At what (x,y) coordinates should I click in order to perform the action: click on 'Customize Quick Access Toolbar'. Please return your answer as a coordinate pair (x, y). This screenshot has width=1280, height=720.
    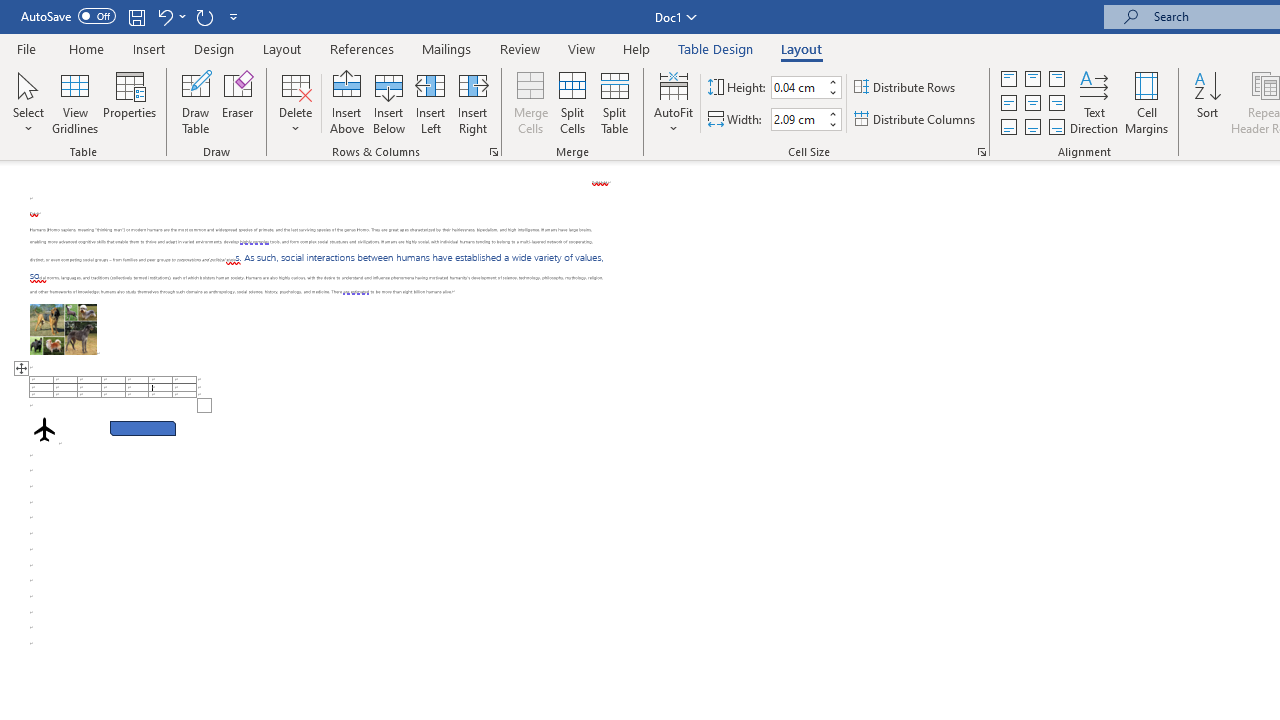
    Looking at the image, I should click on (234, 16).